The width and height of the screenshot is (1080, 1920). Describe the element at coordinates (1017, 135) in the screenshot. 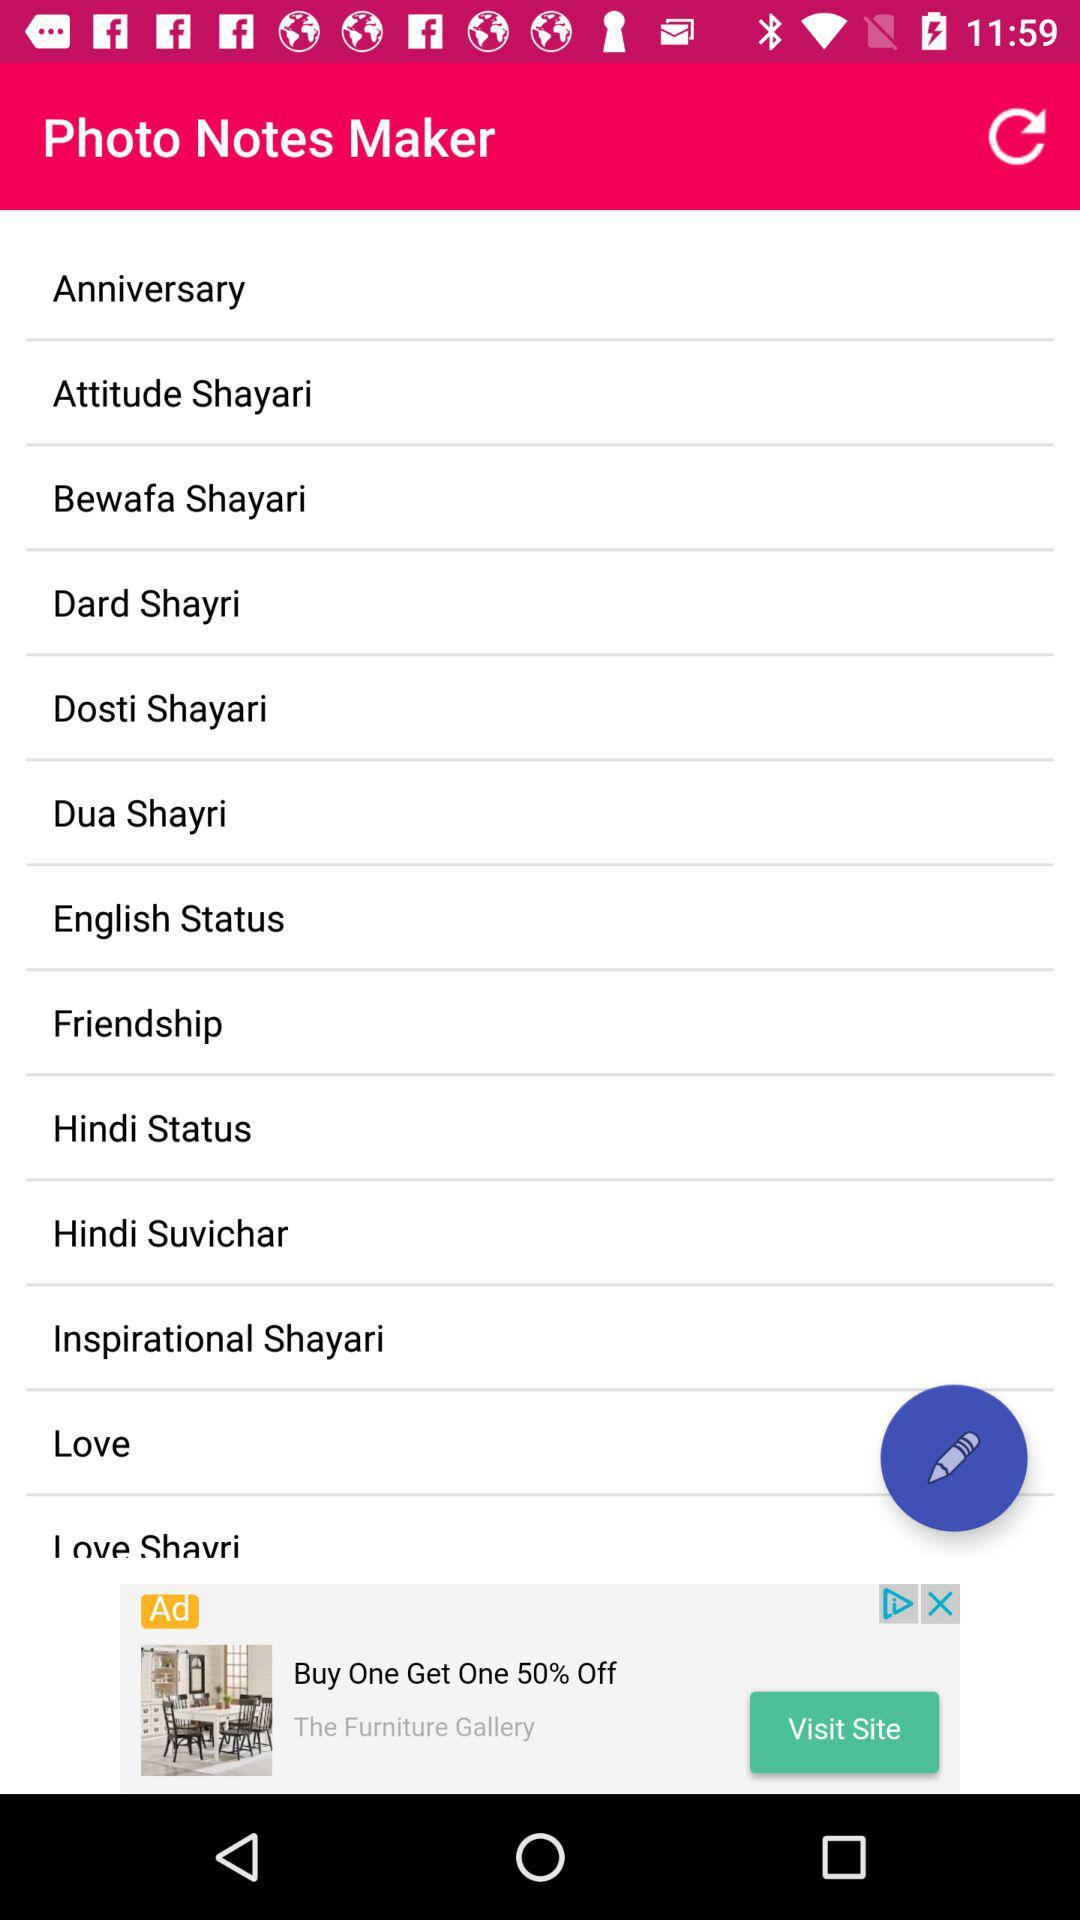

I see `refresh the page` at that location.